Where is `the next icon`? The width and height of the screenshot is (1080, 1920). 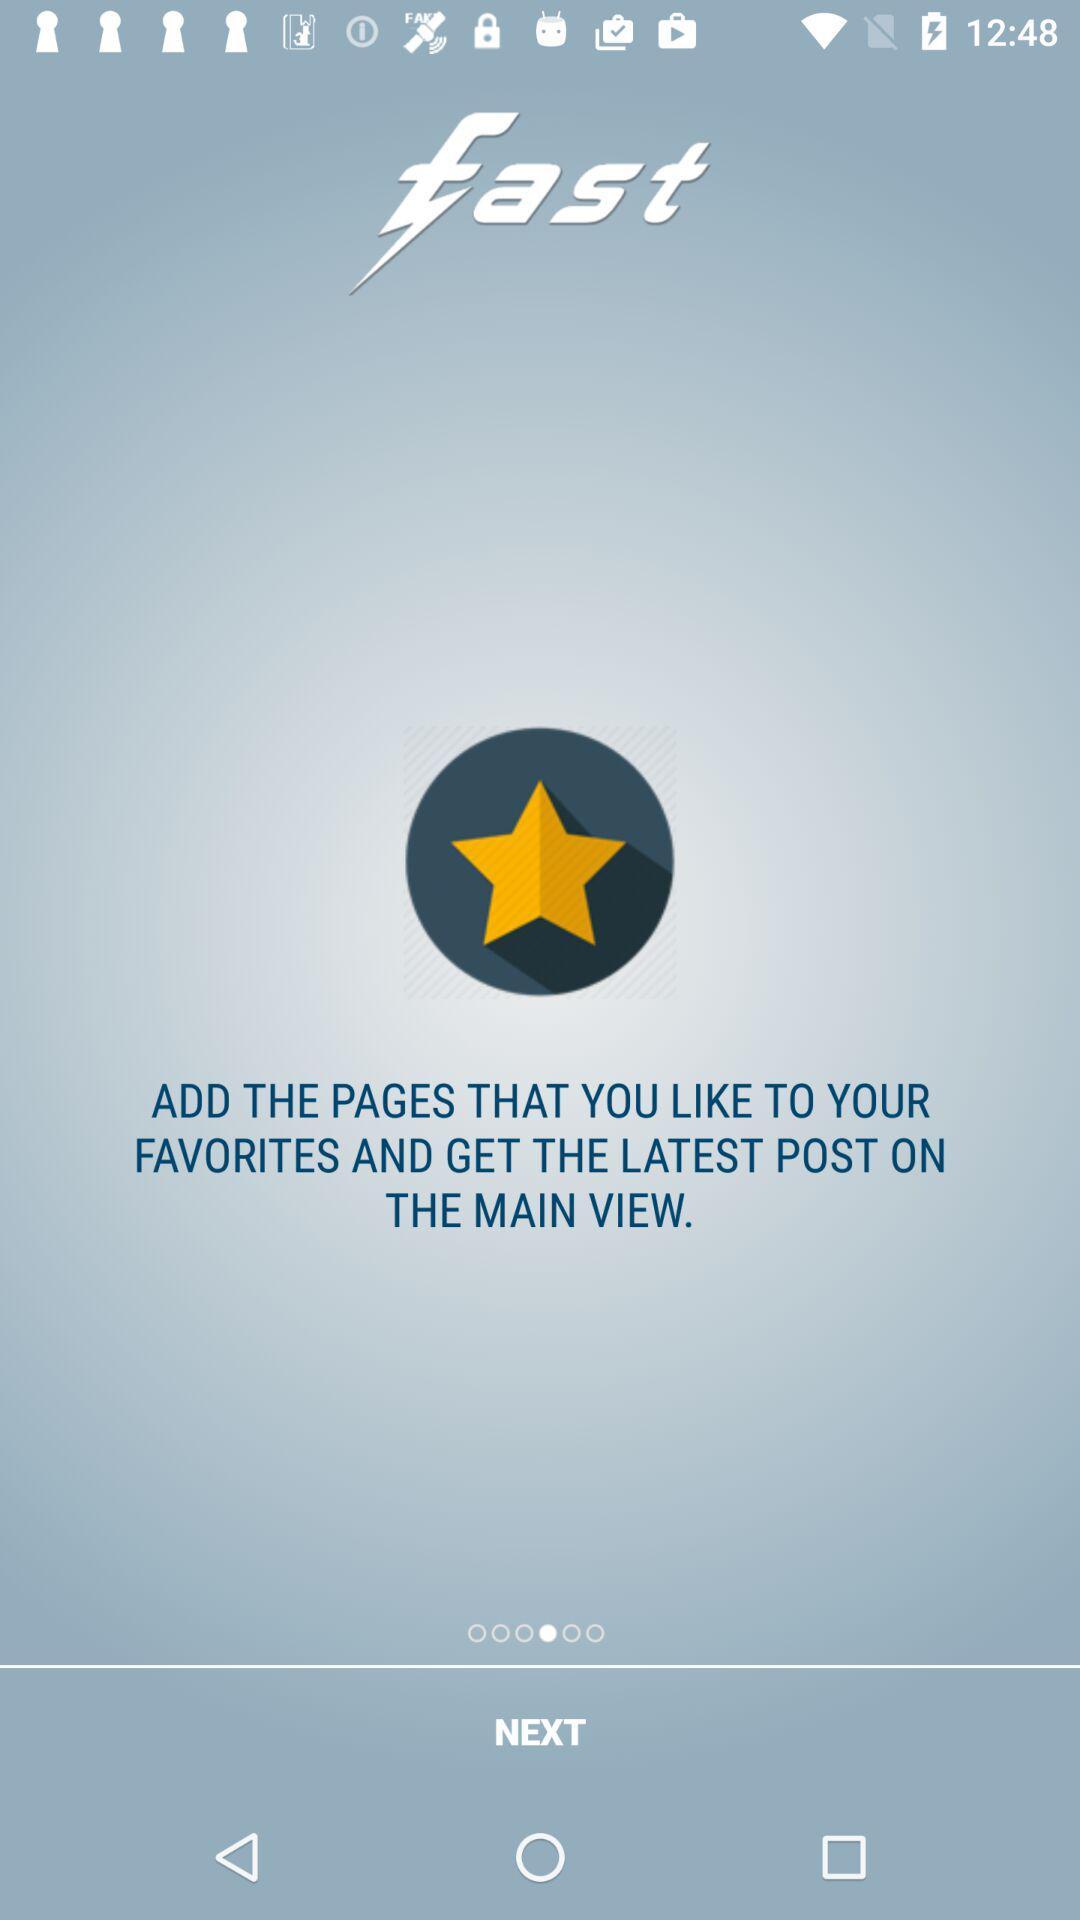
the next icon is located at coordinates (540, 1730).